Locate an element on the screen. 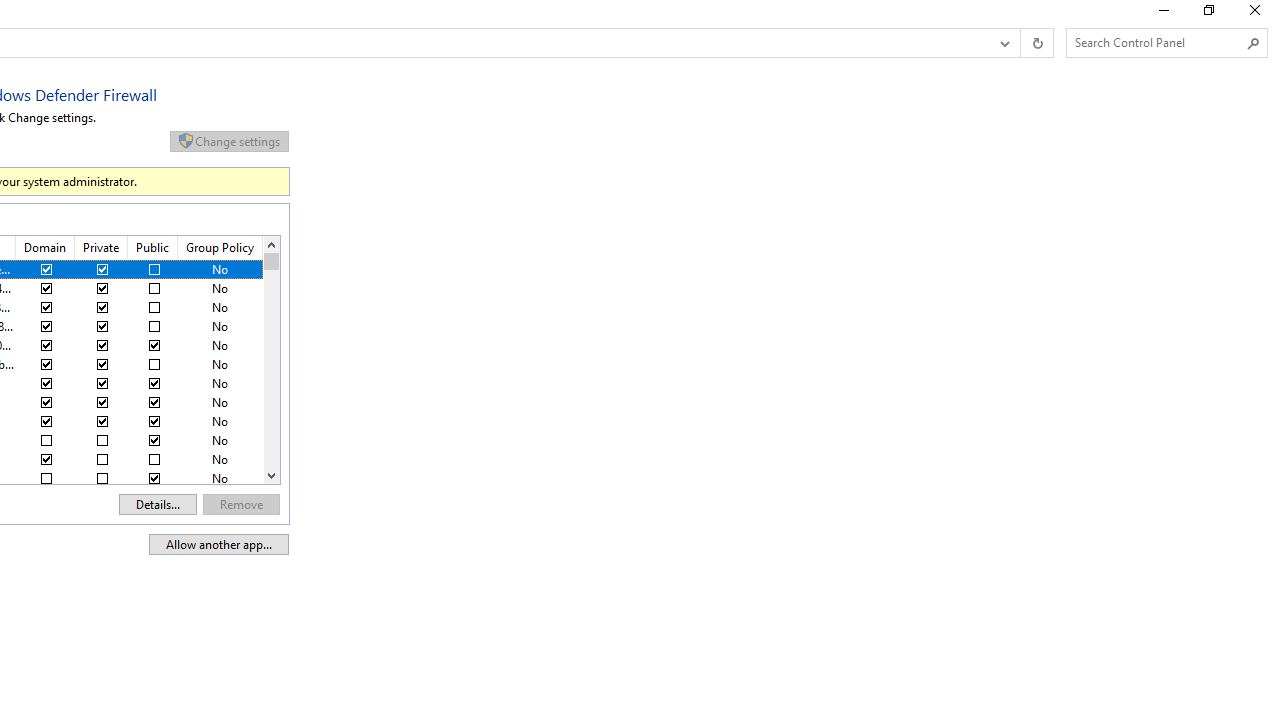 This screenshot has height=720, width=1280. 'Allow another app...' is located at coordinates (219, 544).